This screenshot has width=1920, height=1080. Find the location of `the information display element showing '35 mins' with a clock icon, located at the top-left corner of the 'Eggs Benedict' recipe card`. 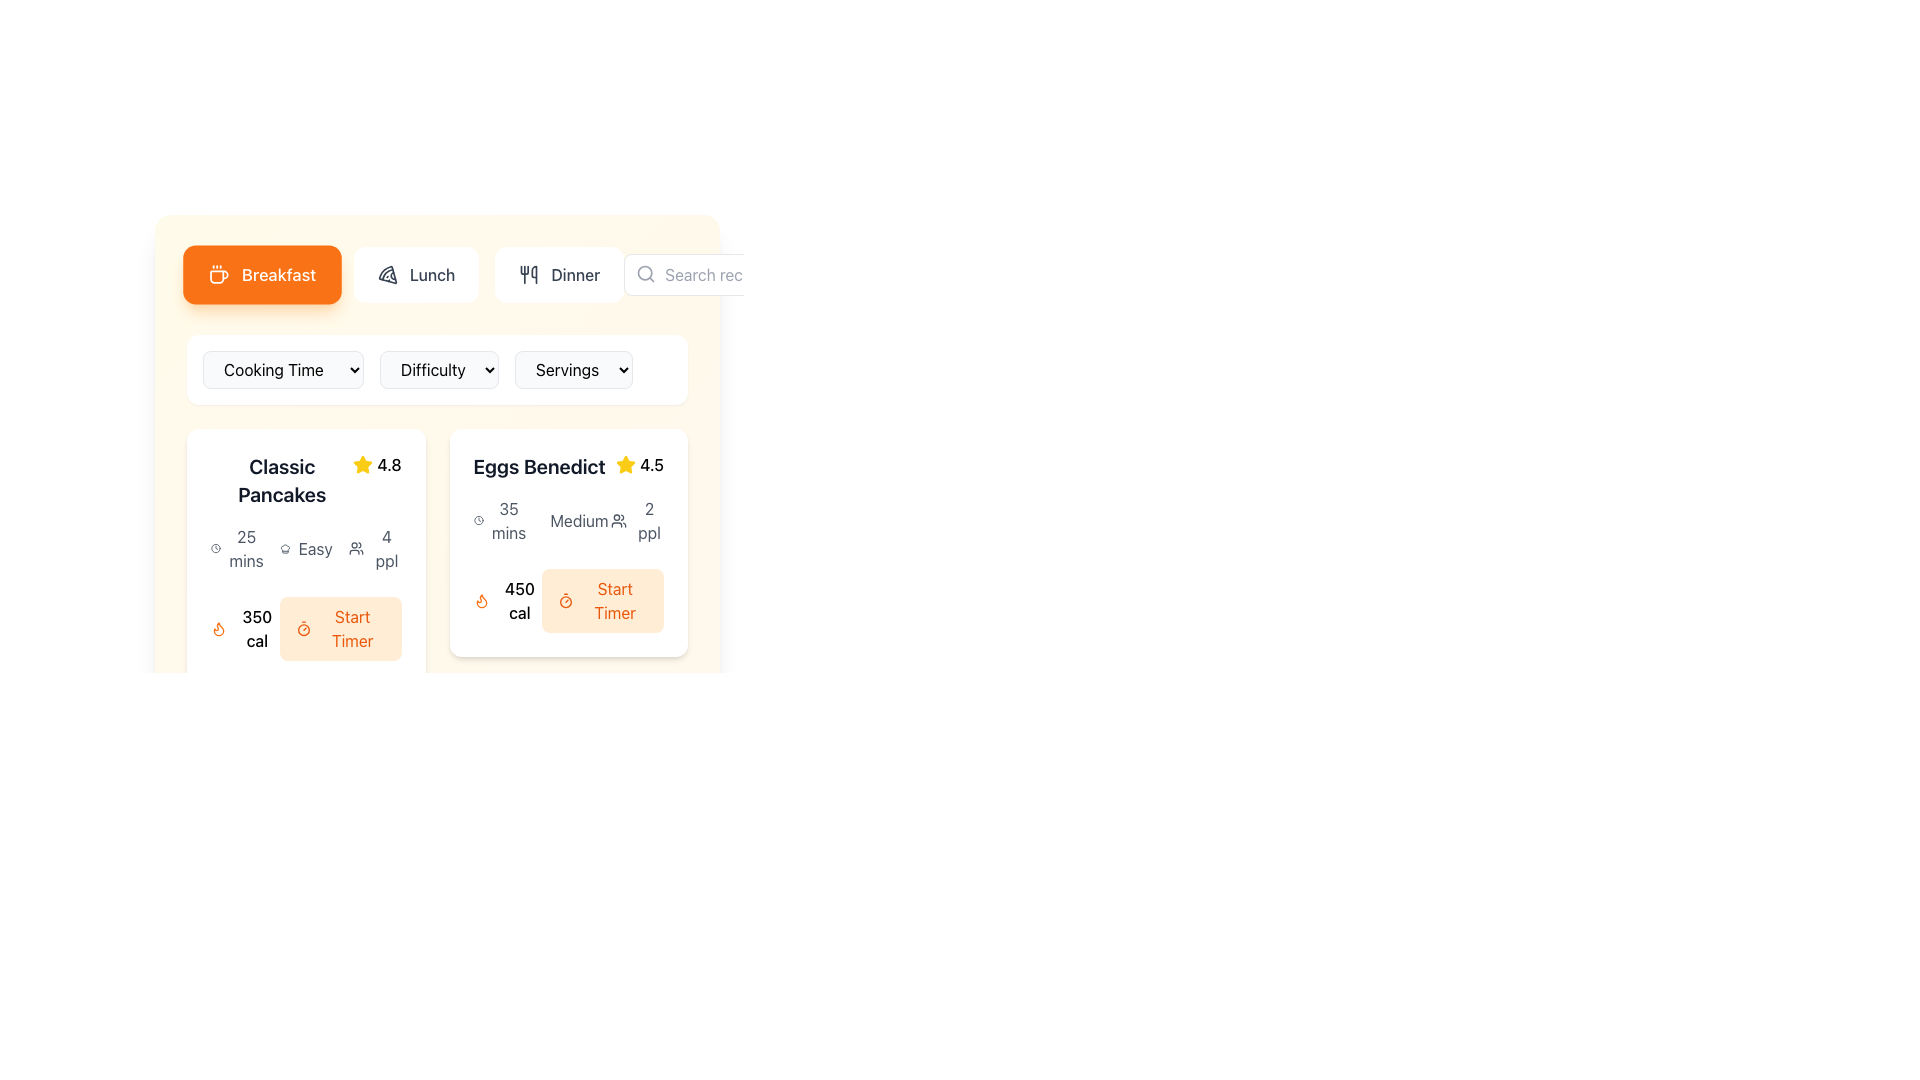

the information display element showing '35 mins' with a clock icon, located at the top-left corner of the 'Eggs Benedict' recipe card is located at coordinates (499, 519).